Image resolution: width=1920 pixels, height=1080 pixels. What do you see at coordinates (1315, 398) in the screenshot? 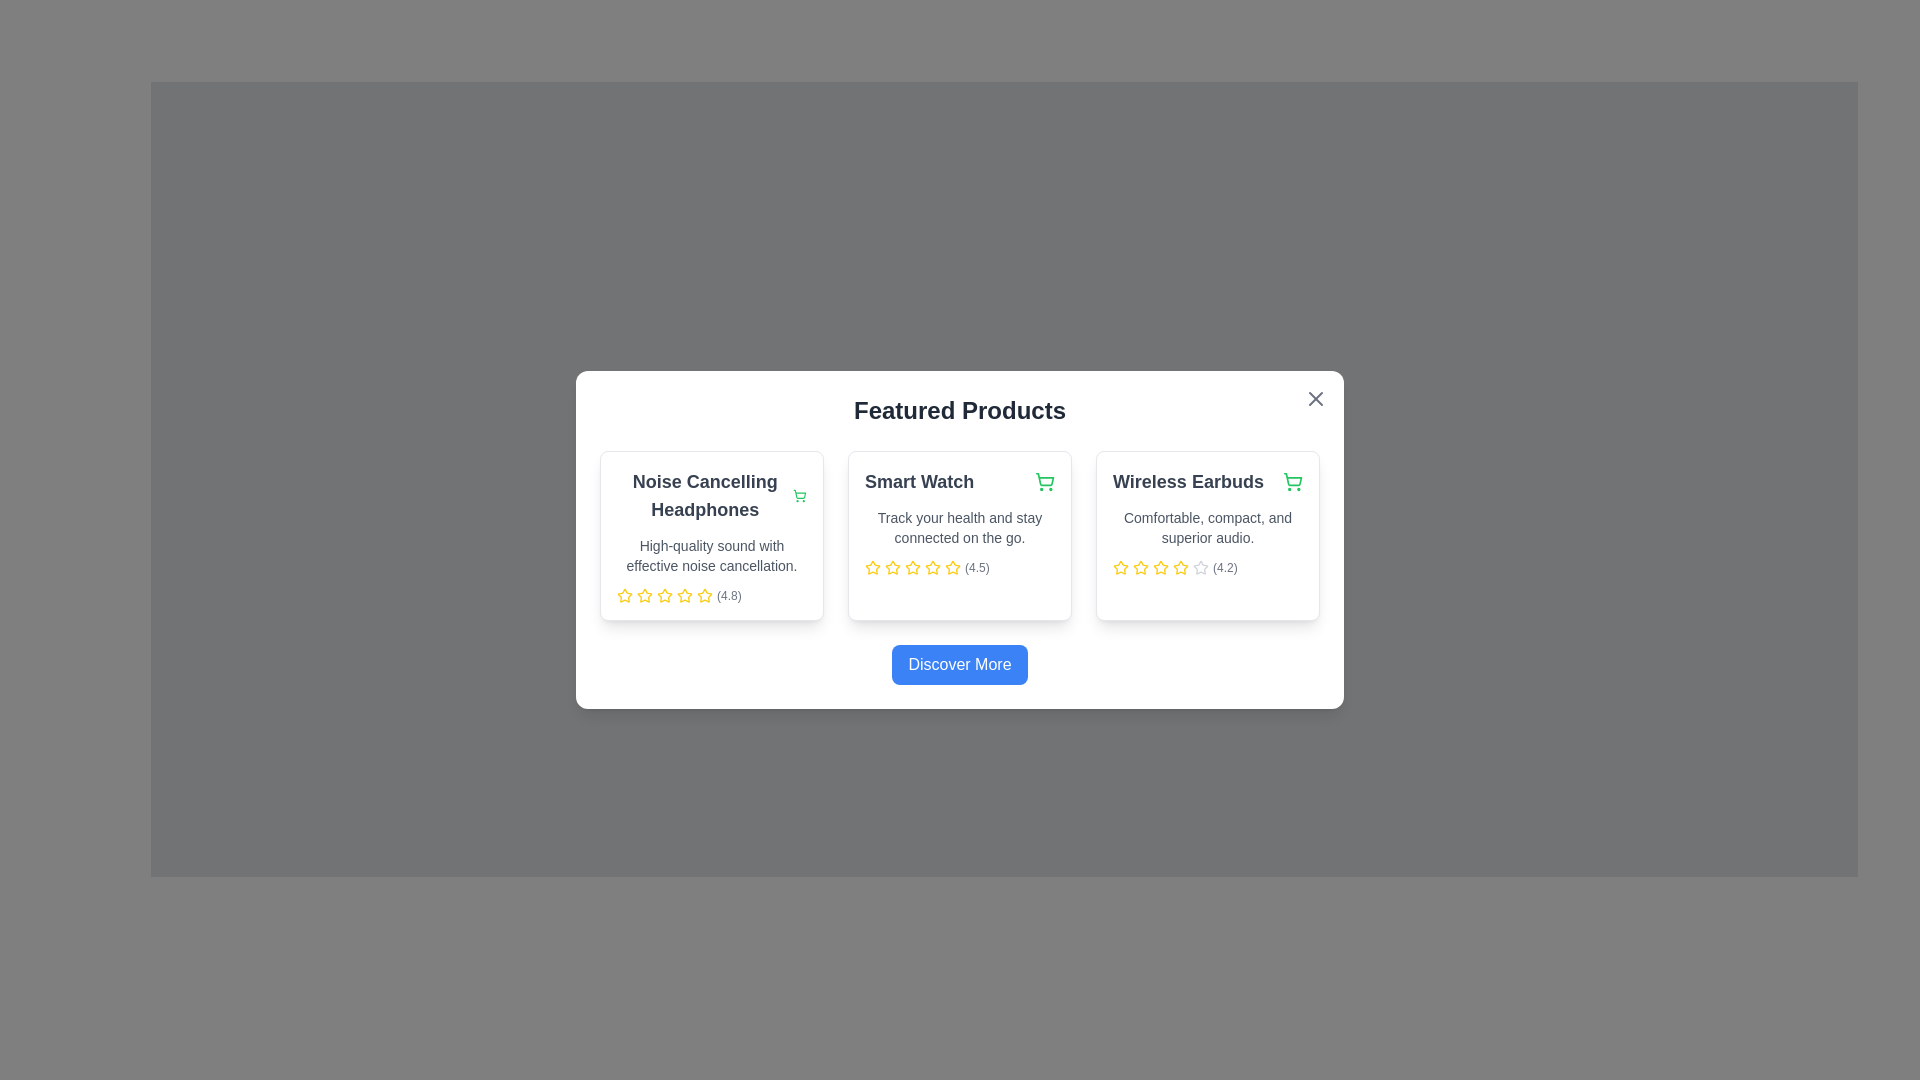
I see `the close button located in the top-right corner of the dialog box for dismissing the 'Featured Products' dialog` at bounding box center [1315, 398].